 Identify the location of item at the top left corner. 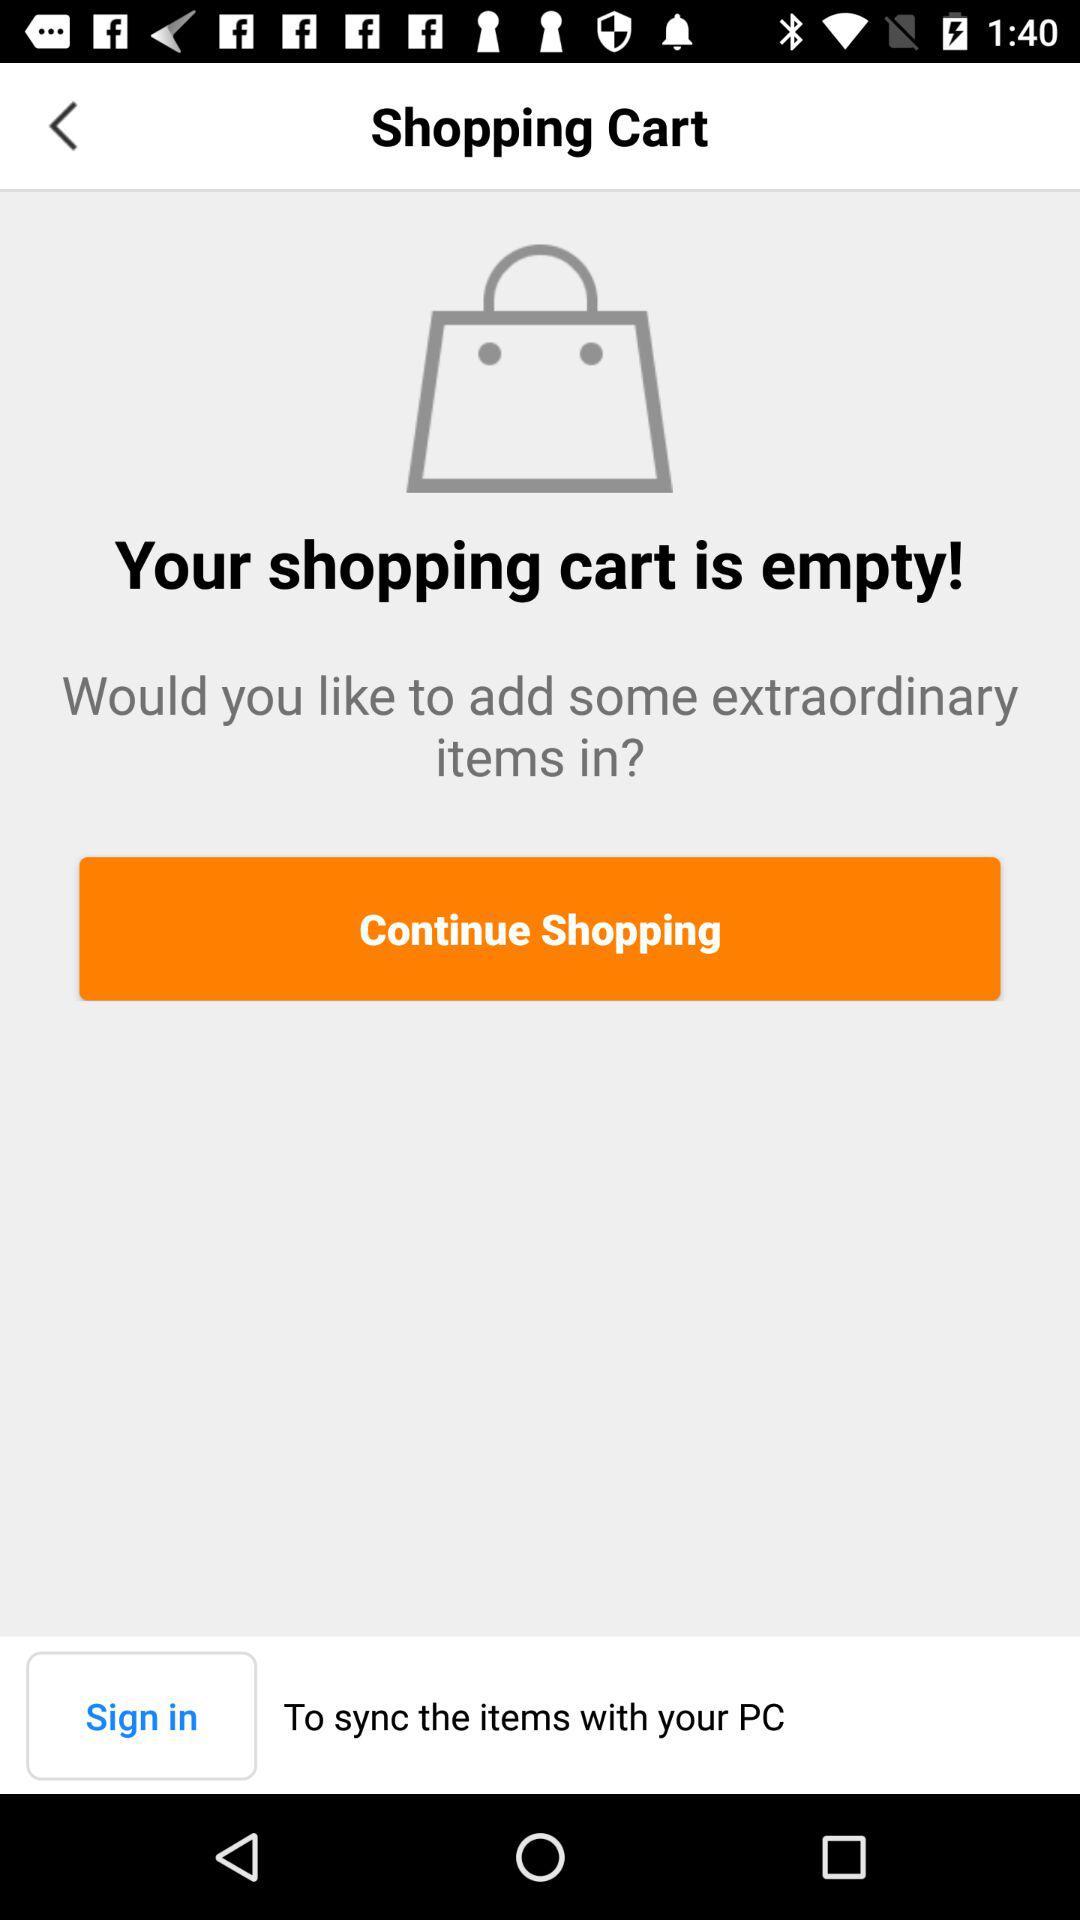
(61, 124).